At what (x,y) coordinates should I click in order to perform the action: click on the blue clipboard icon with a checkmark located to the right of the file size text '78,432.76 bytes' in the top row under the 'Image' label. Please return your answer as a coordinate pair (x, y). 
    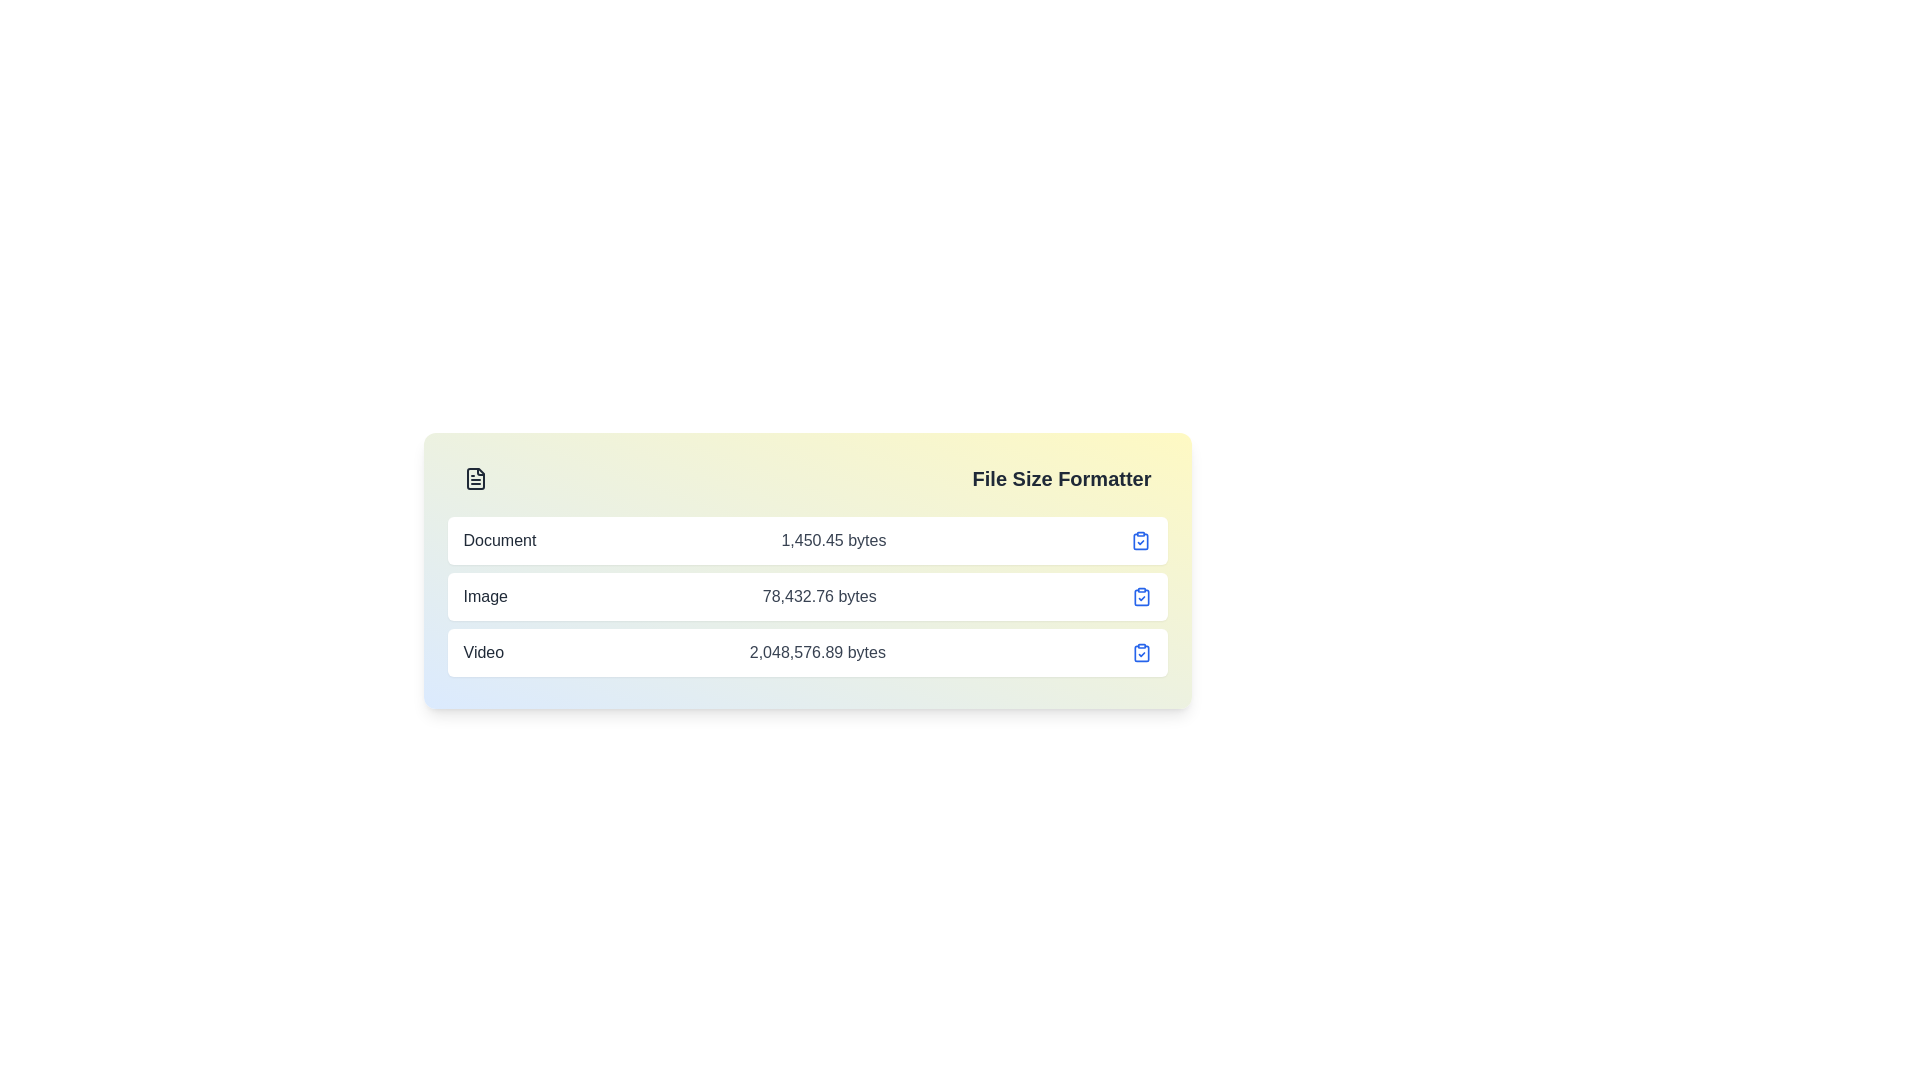
    Looking at the image, I should click on (1141, 596).